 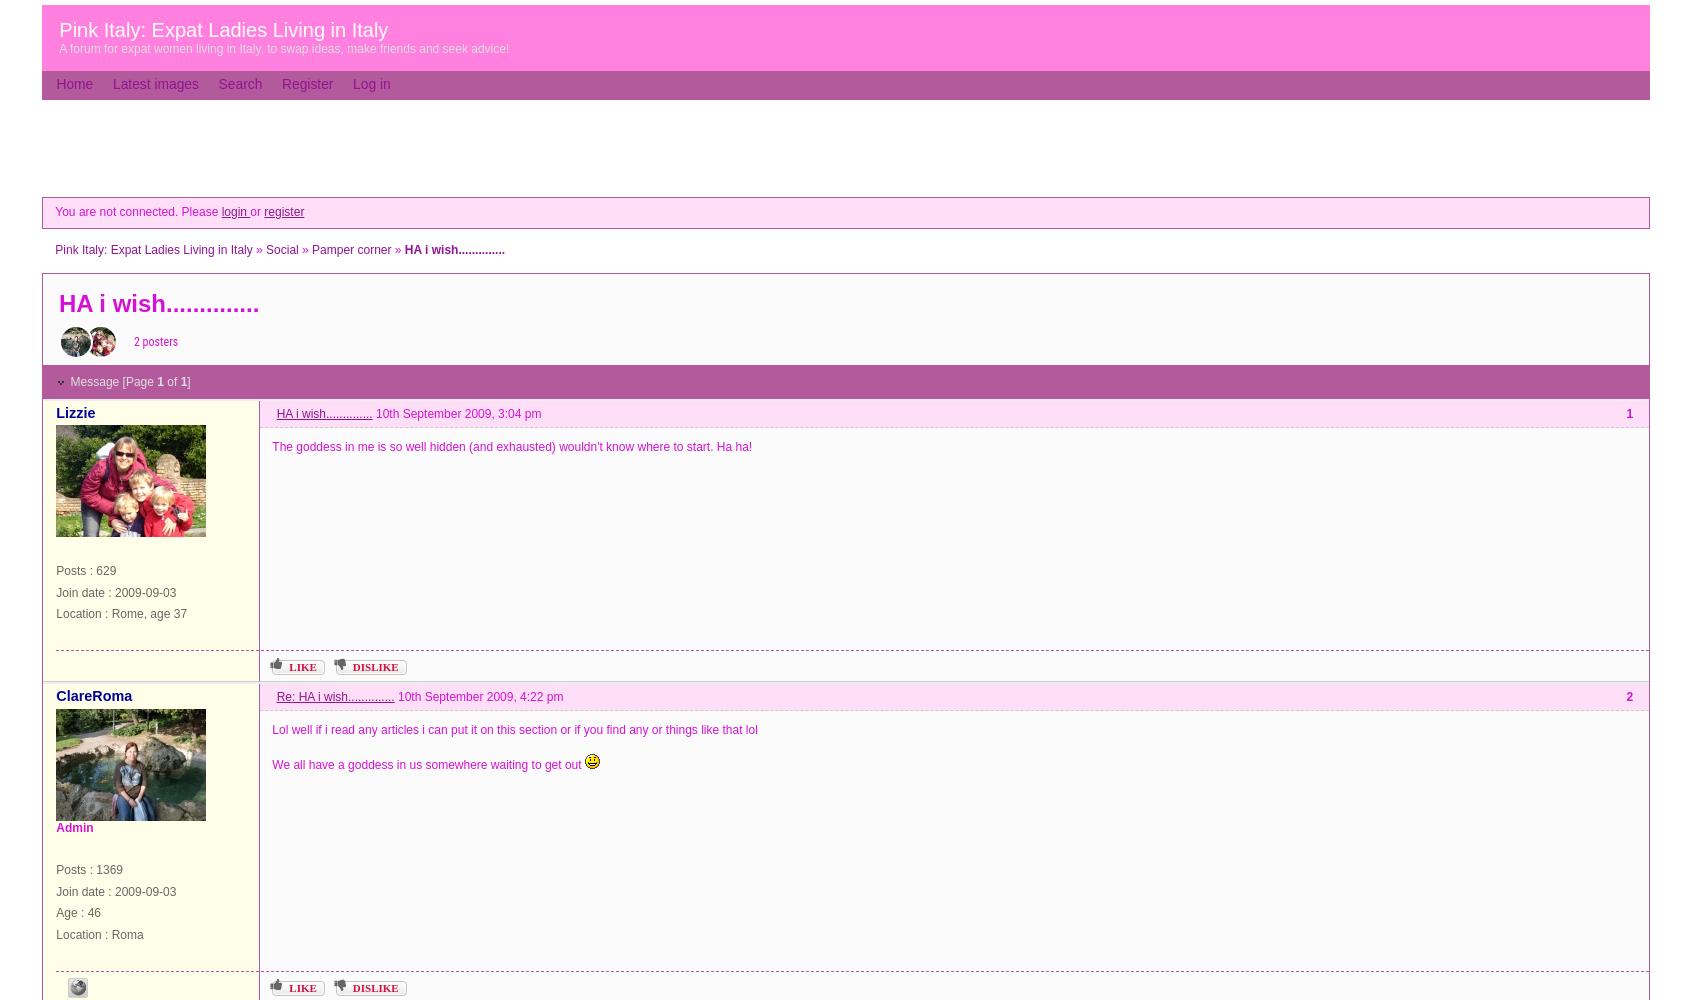 I want to click on 'Rome, age 37', so click(x=148, y=613).